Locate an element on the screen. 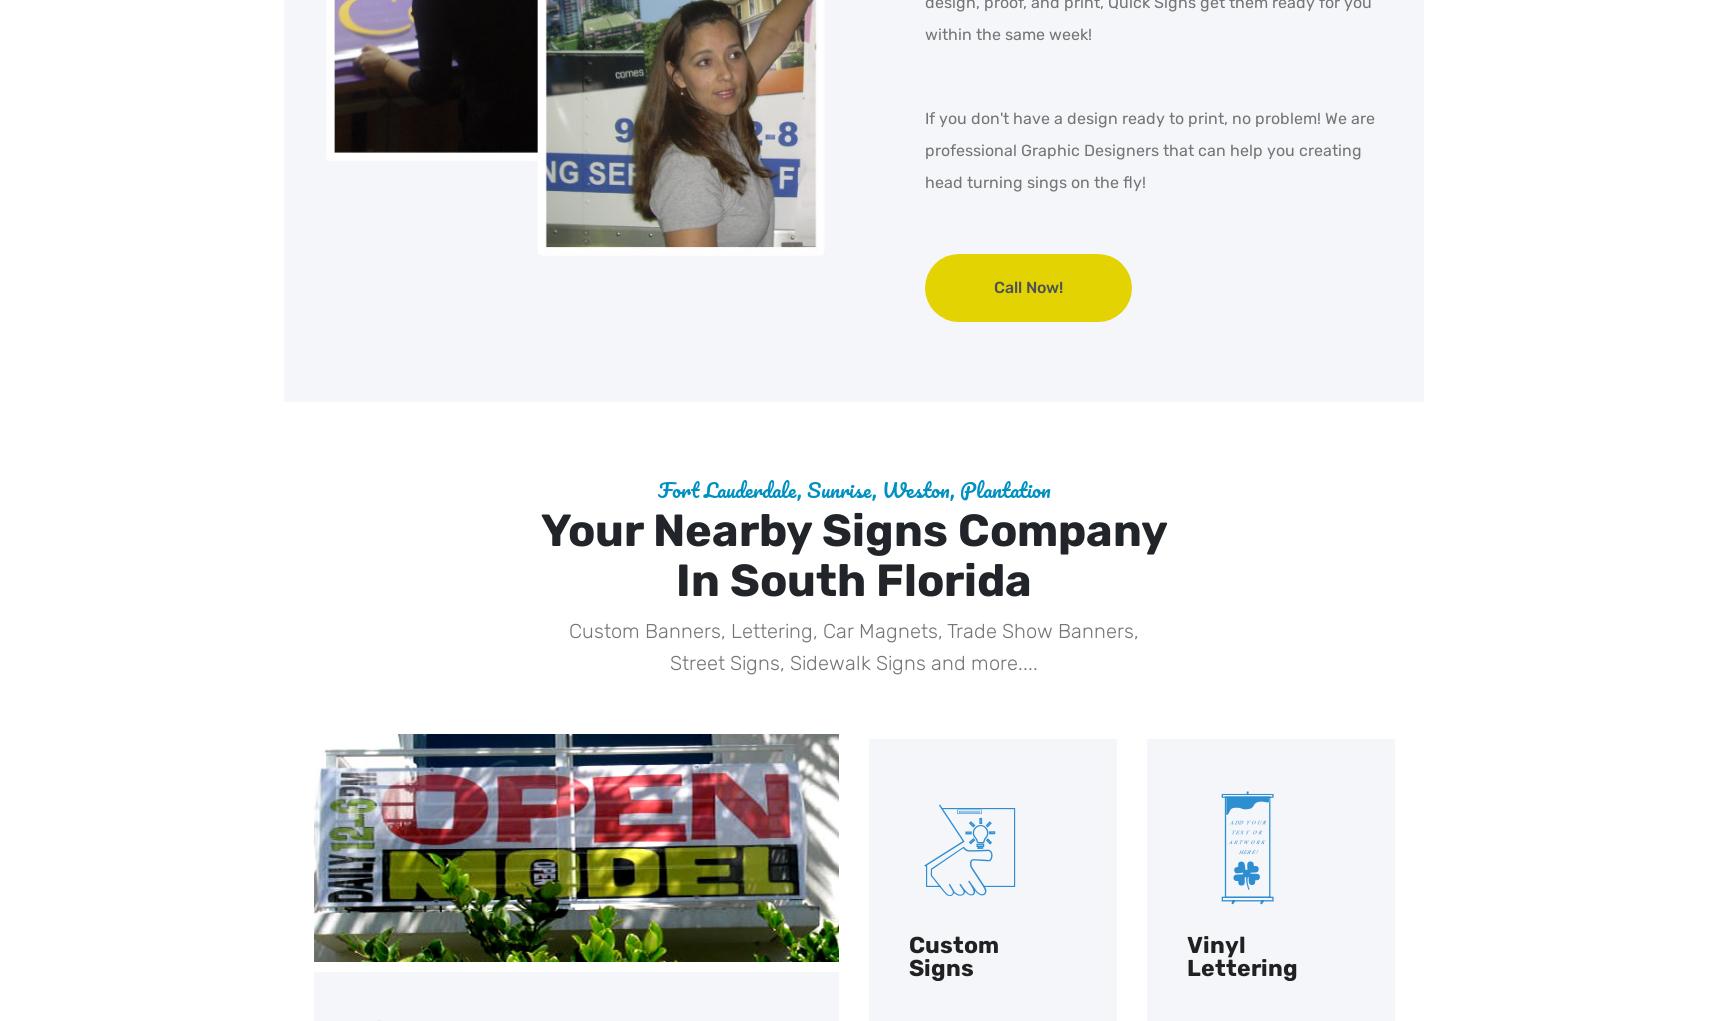 The width and height of the screenshot is (1723, 1021). 'Call Now!' is located at coordinates (1027, 287).